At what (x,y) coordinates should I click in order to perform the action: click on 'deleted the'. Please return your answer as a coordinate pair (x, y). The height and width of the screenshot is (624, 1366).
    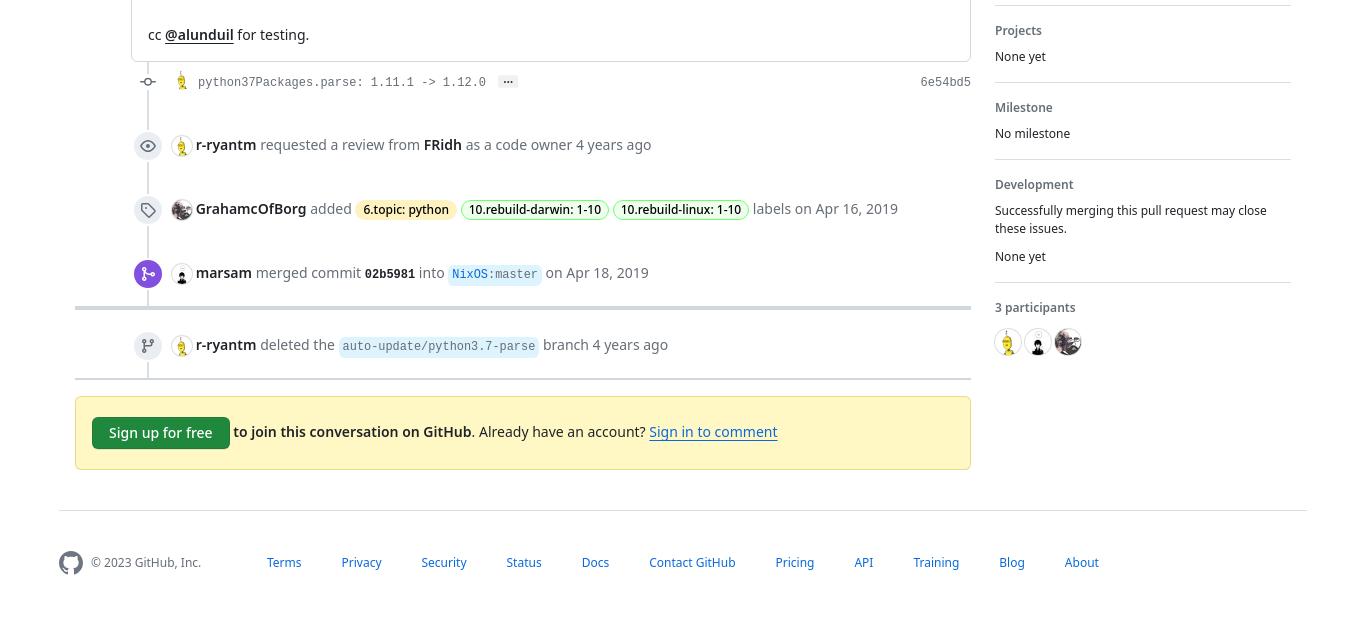
    Looking at the image, I should click on (296, 342).